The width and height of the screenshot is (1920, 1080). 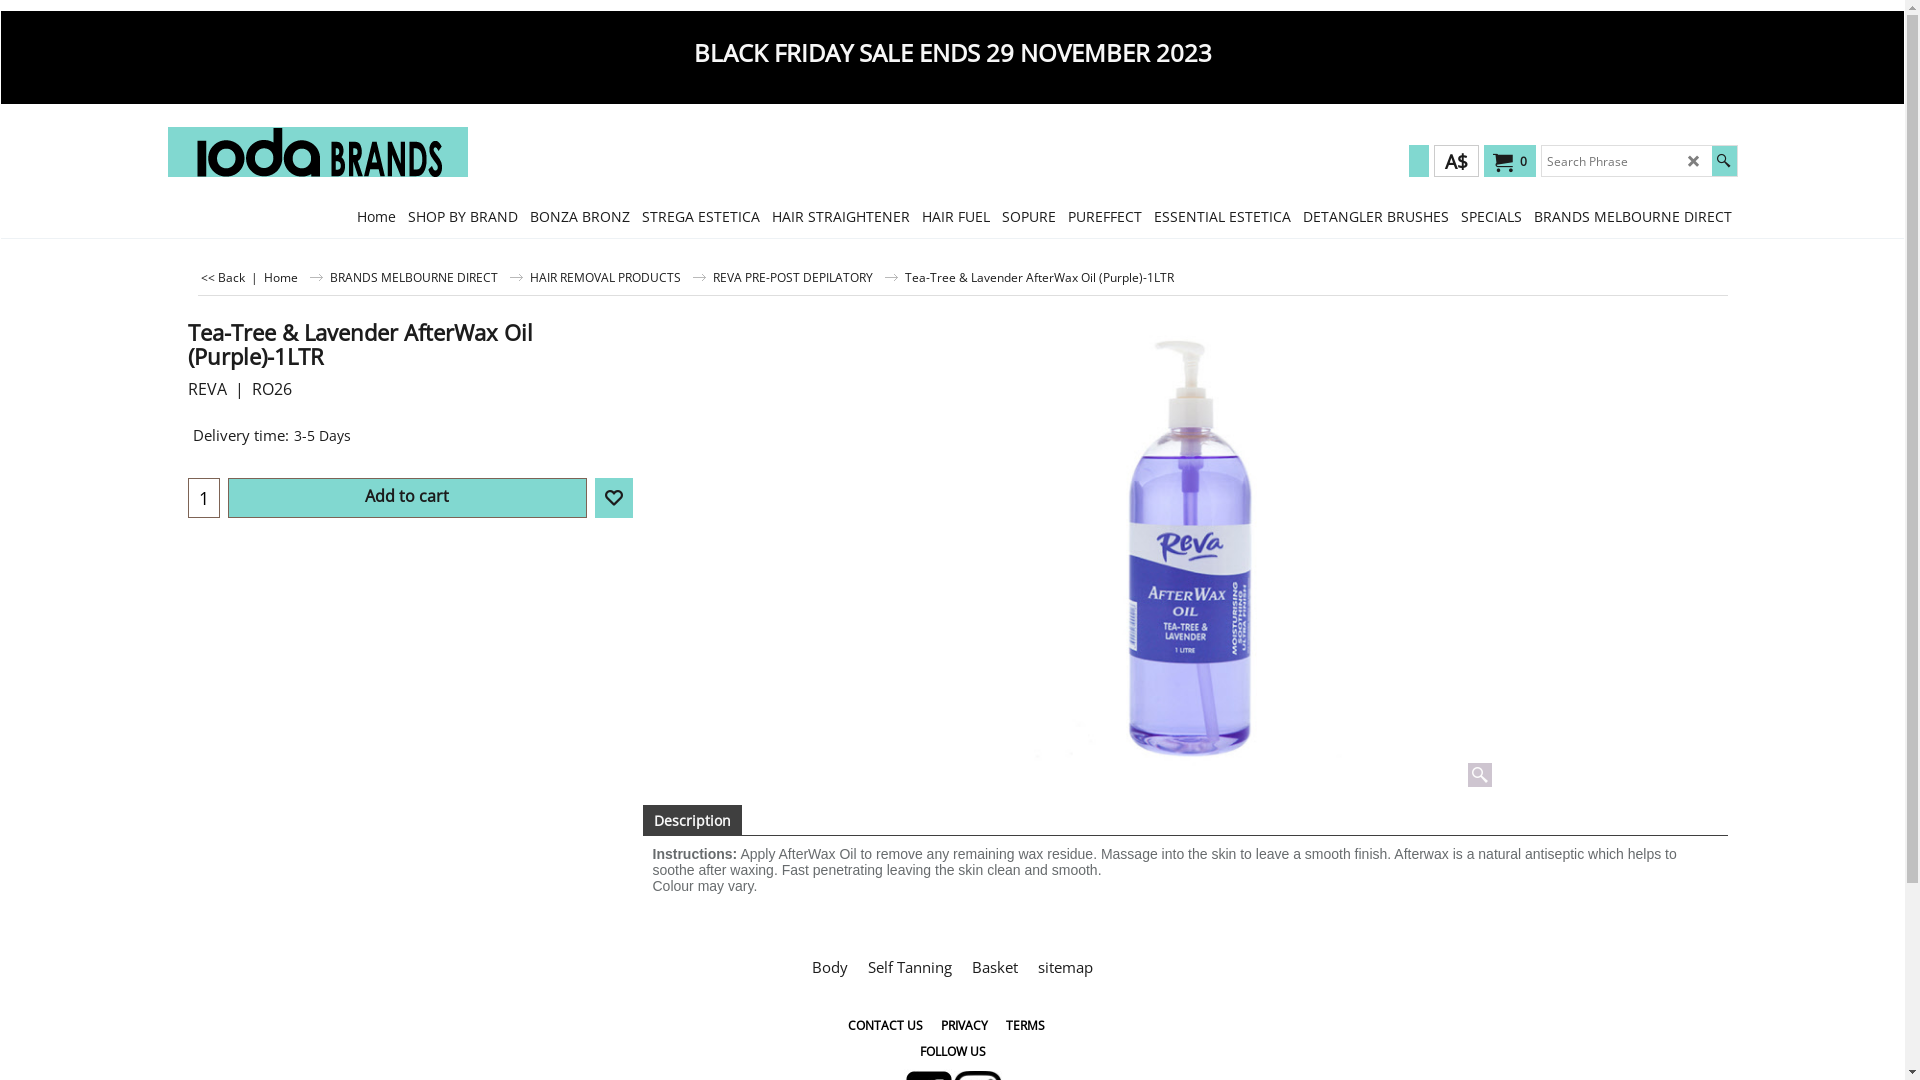 I want to click on 'DETANGLER BRUSHES', so click(x=1373, y=215).